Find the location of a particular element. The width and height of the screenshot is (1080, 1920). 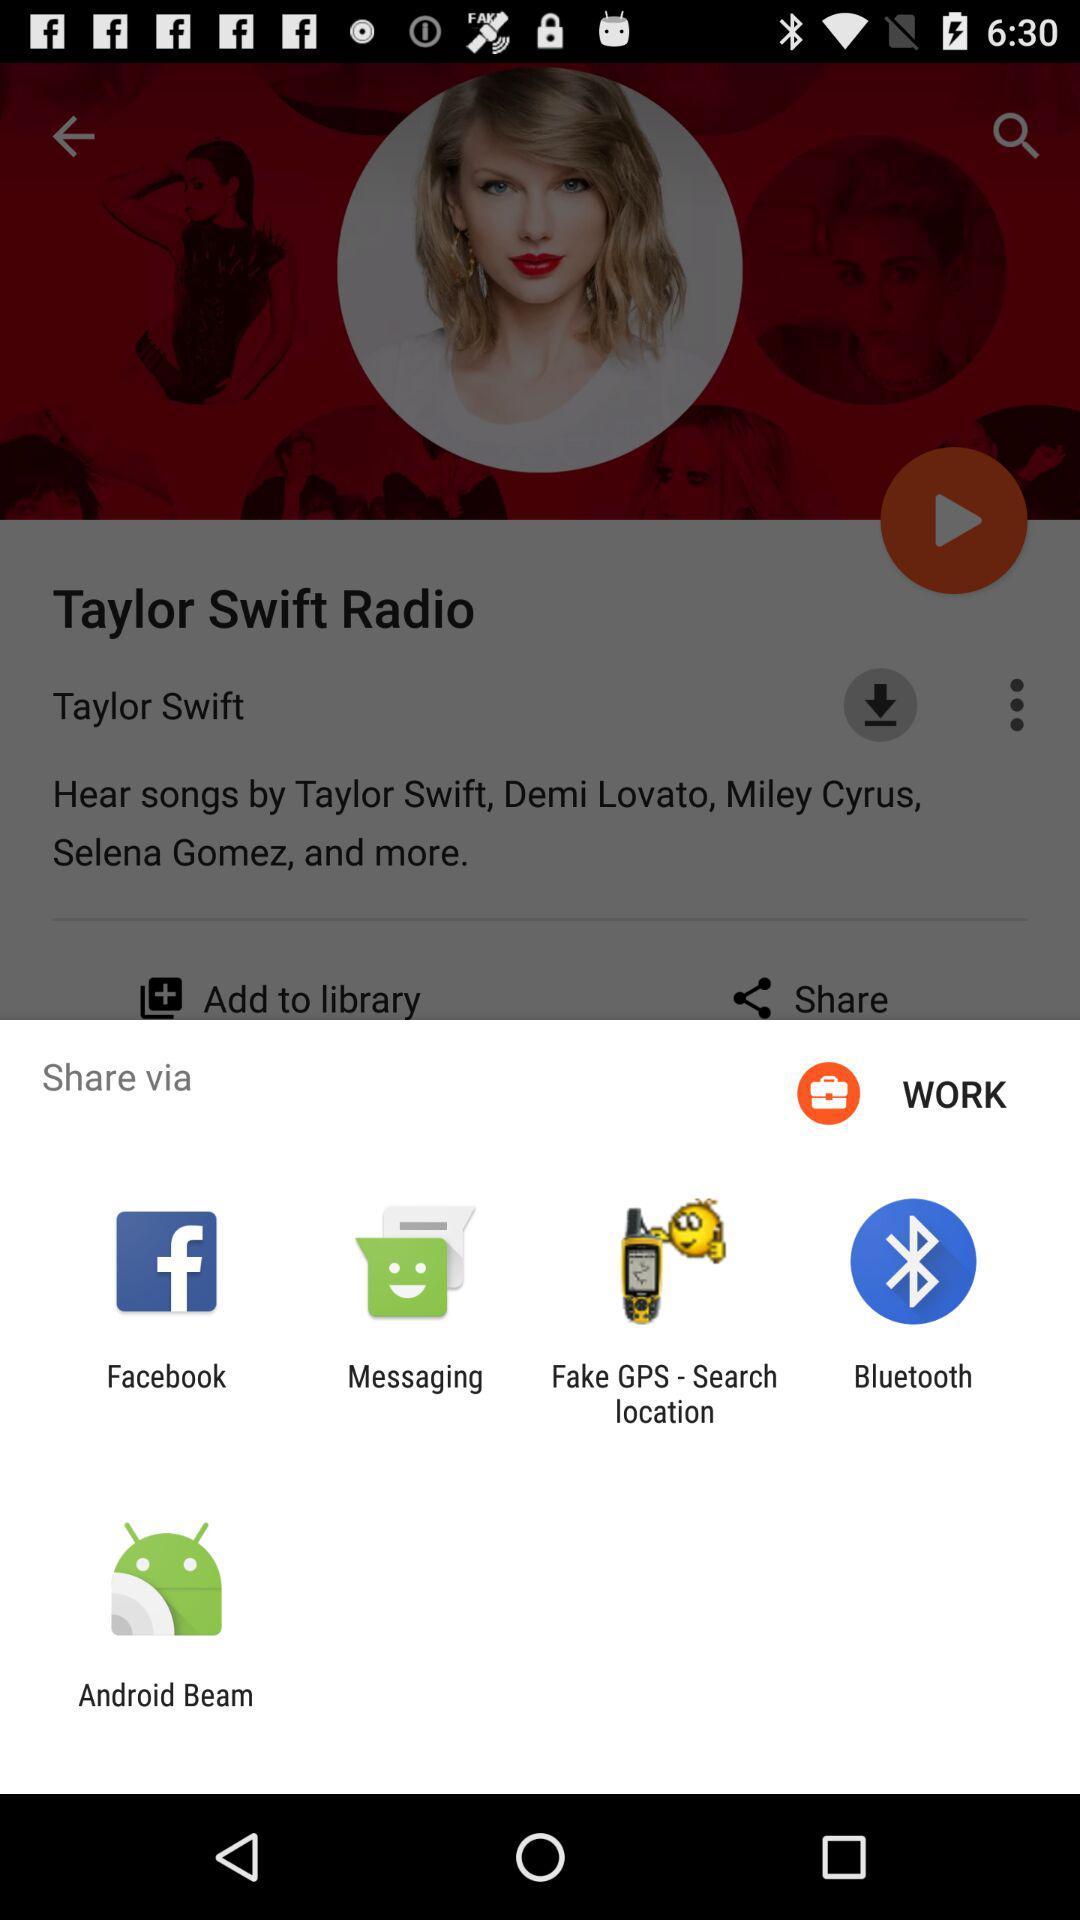

icon next to the messaging item is located at coordinates (664, 1392).